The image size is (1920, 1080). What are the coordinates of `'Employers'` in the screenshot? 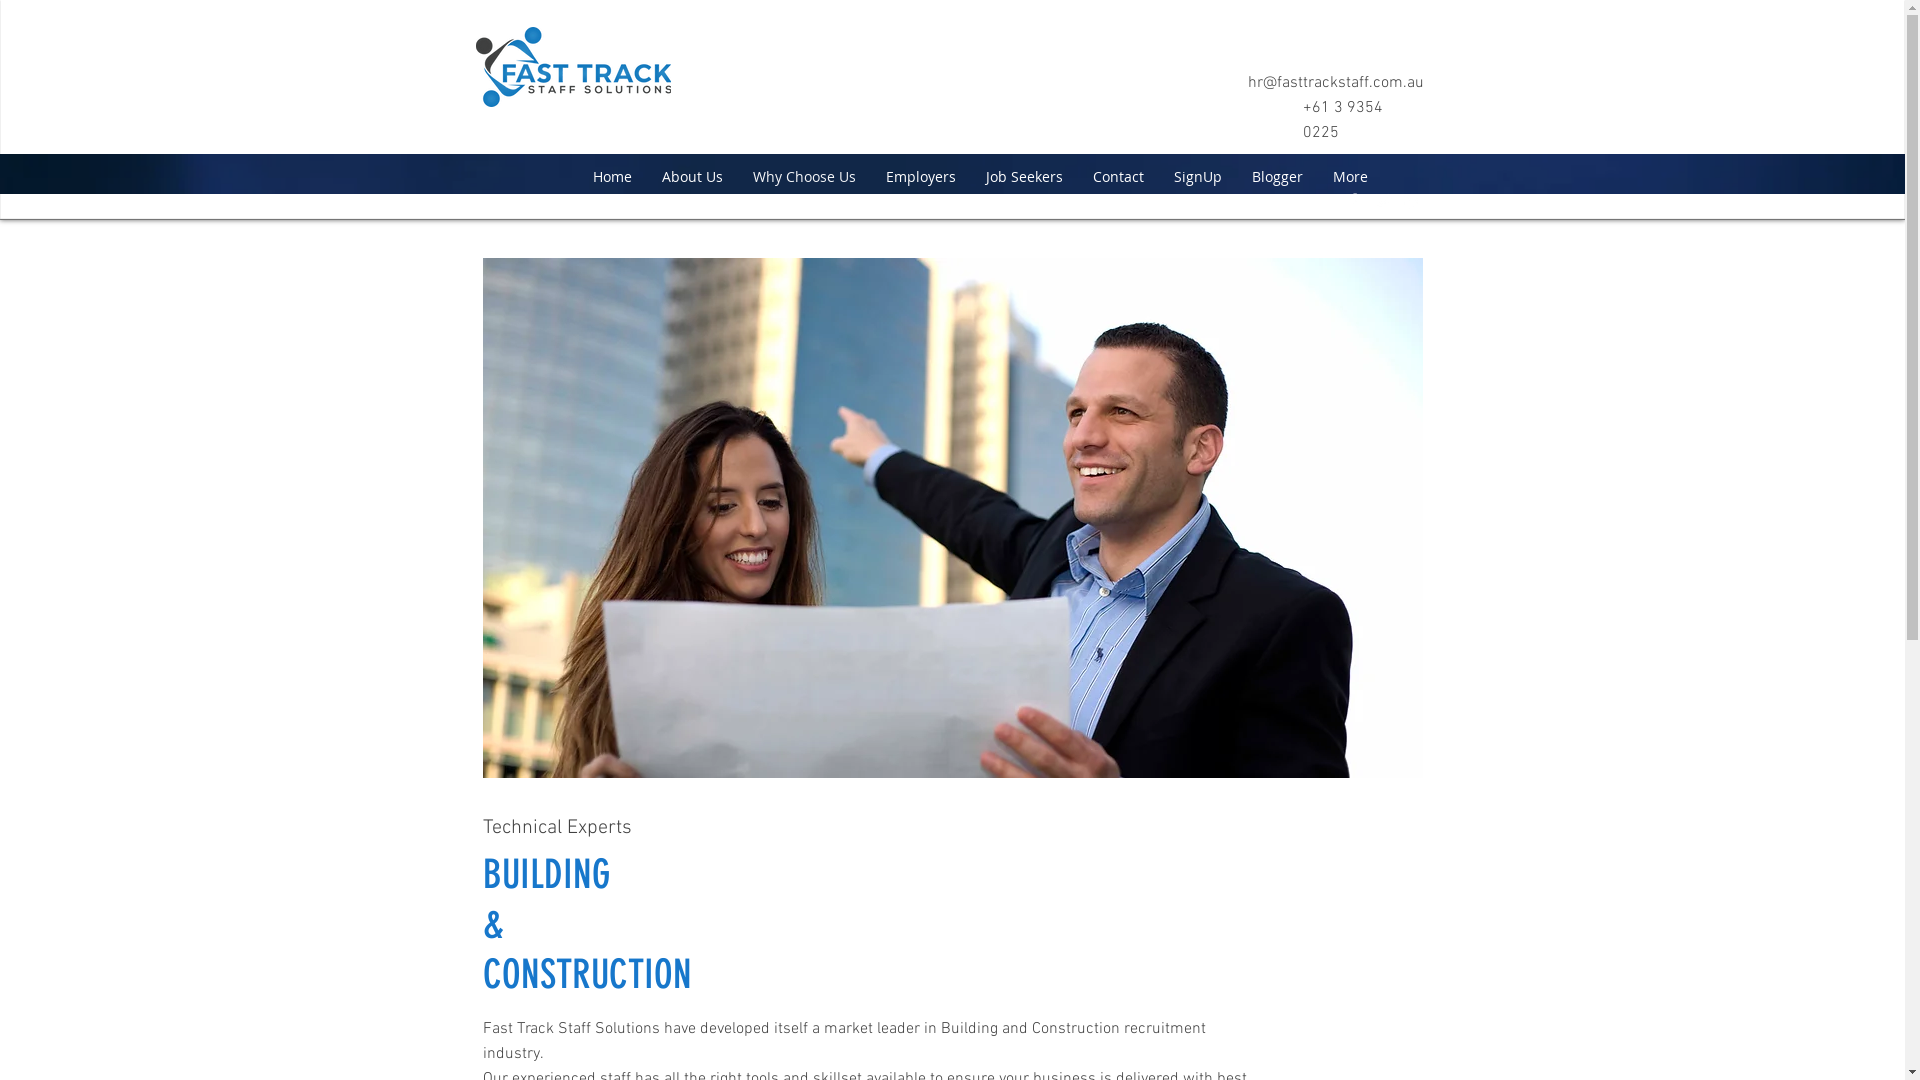 It's located at (869, 175).